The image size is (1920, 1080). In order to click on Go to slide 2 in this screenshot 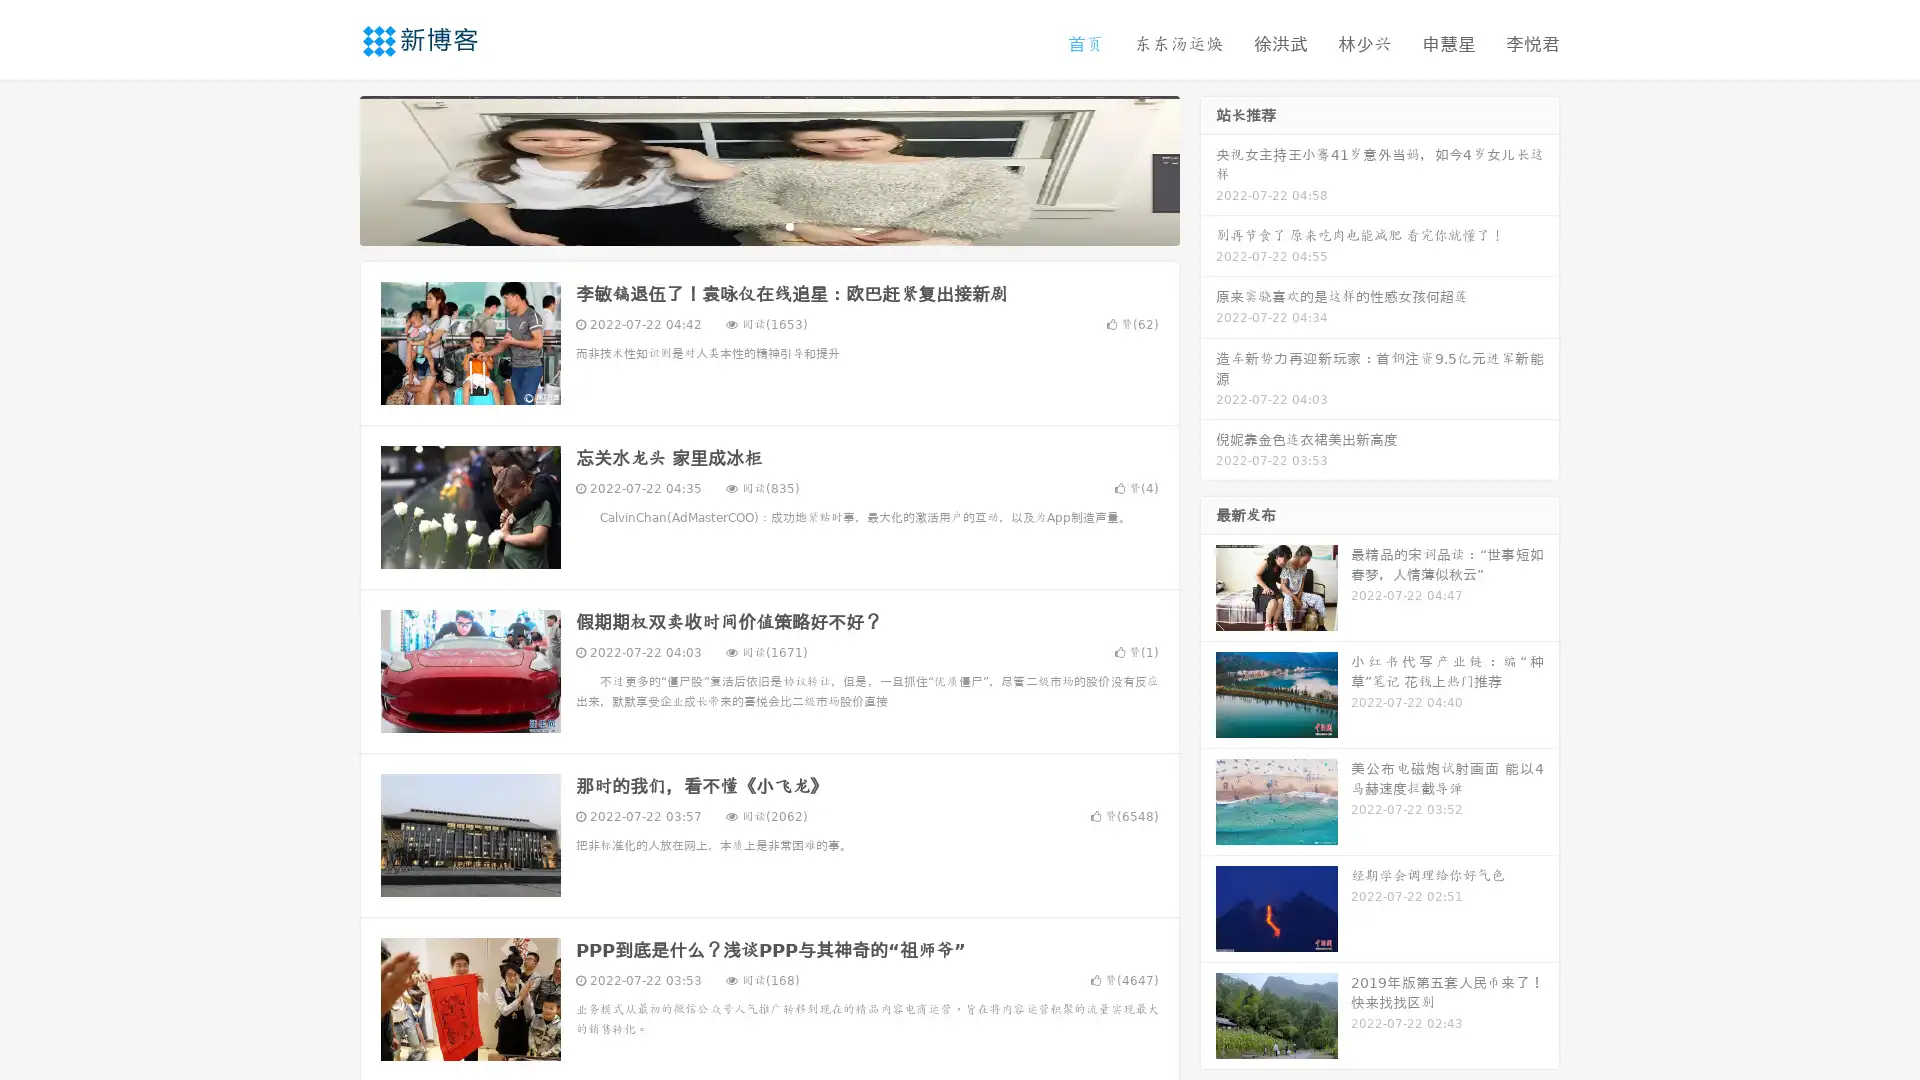, I will do `click(768, 225)`.